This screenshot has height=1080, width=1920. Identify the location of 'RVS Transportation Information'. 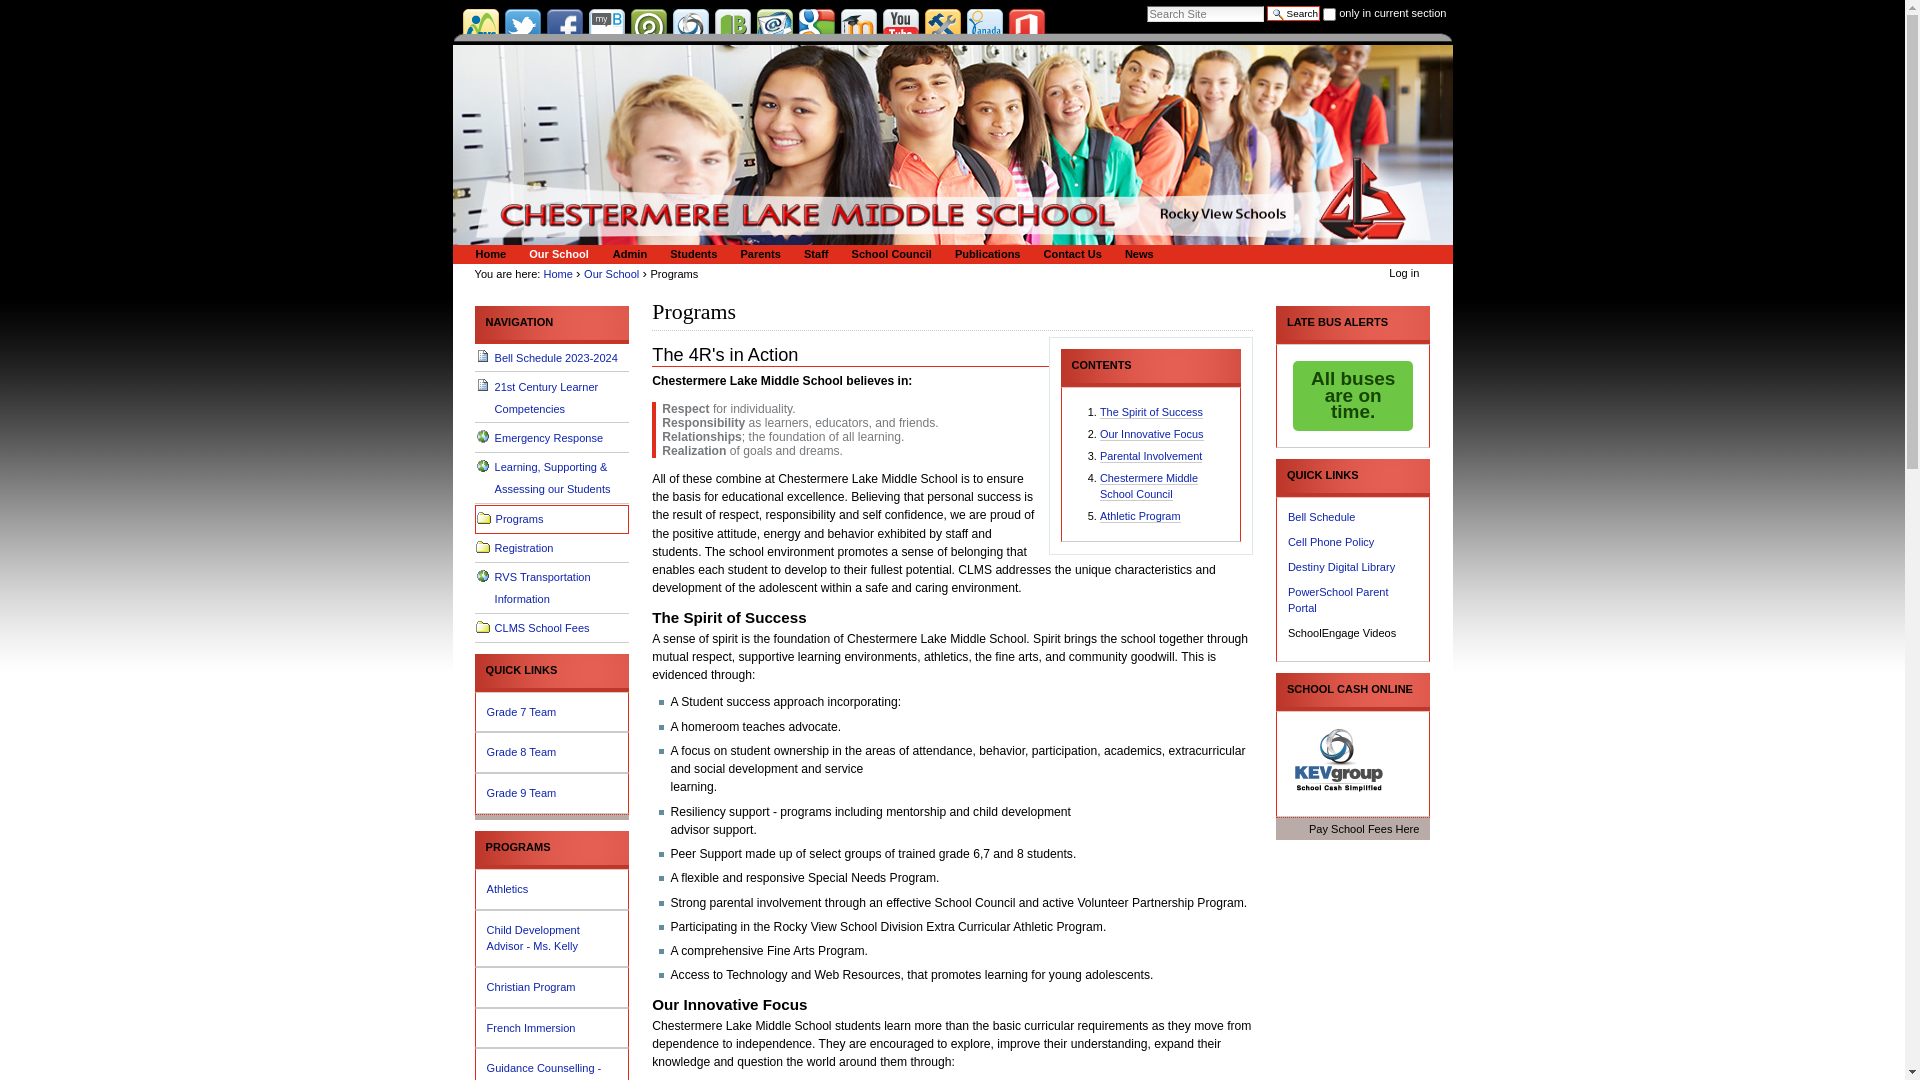
(552, 588).